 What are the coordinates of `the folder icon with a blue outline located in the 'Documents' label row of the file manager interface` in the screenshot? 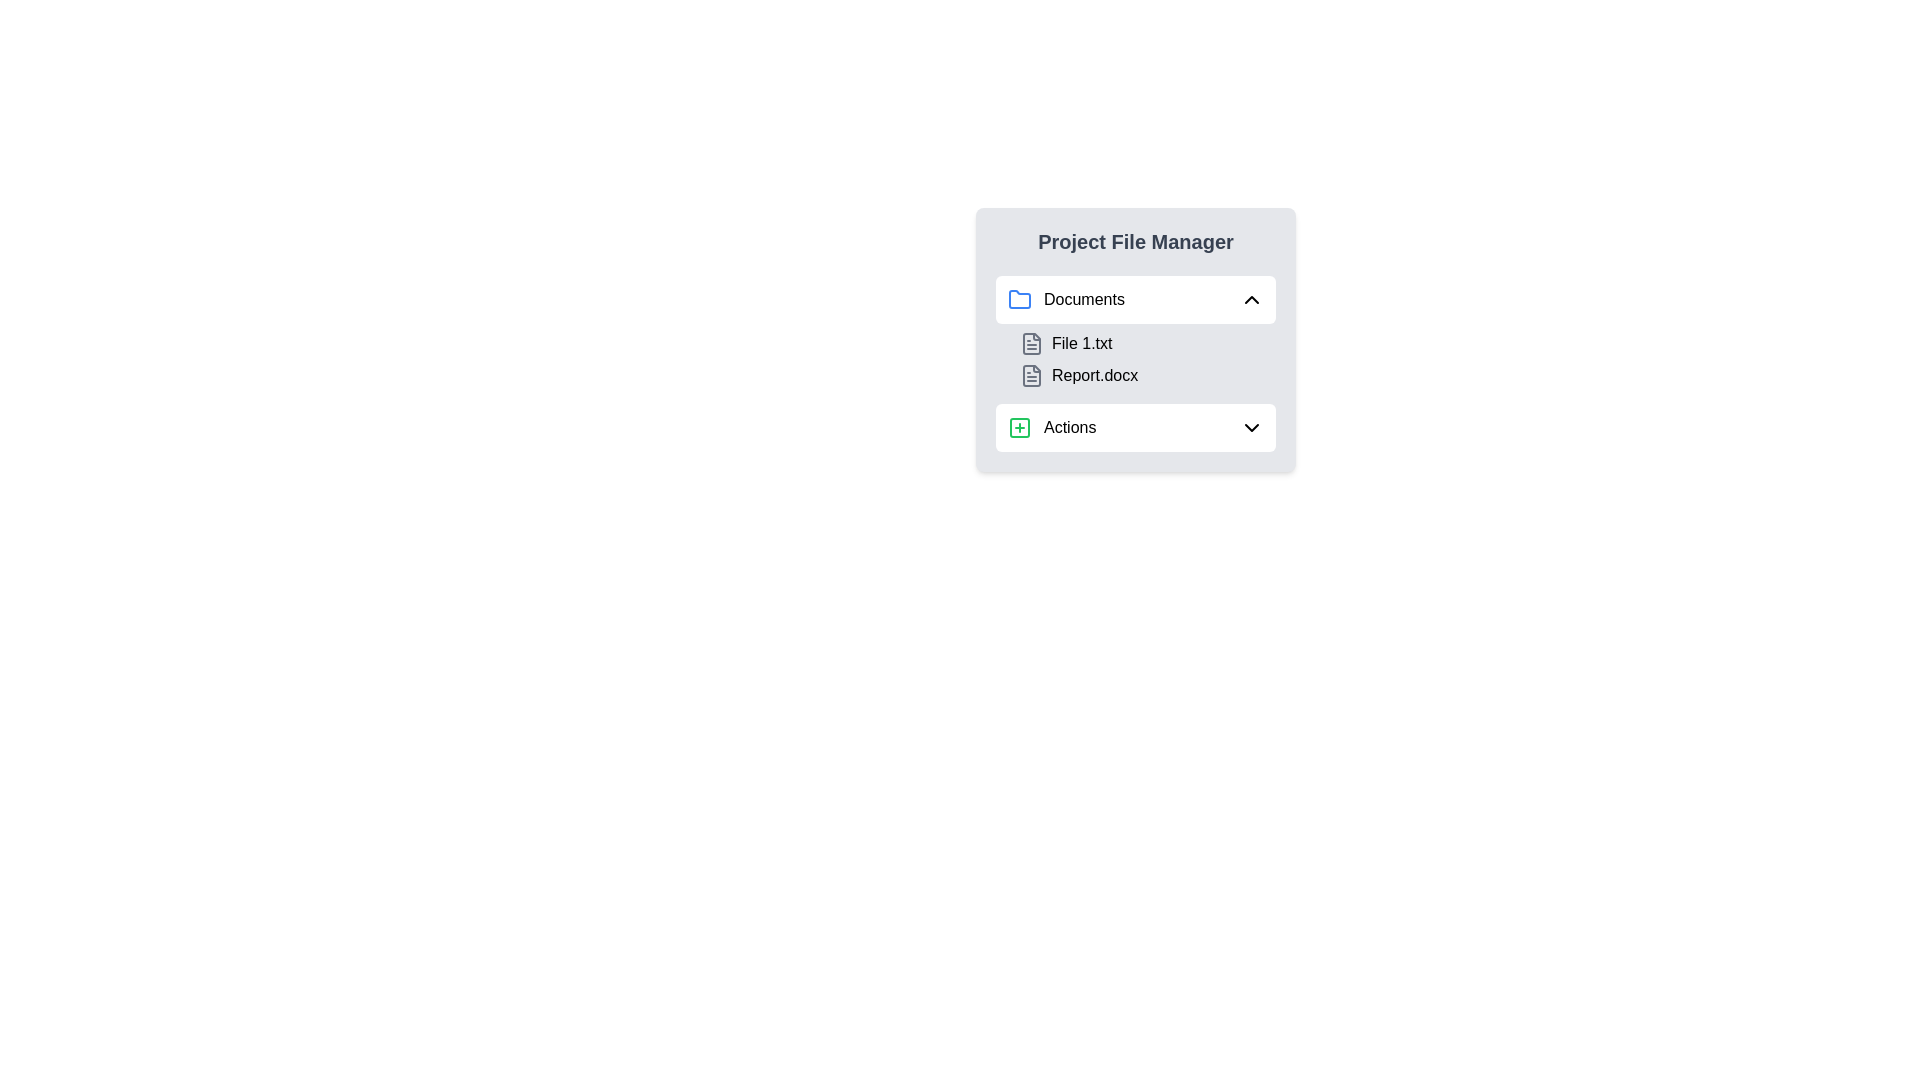 It's located at (1019, 300).